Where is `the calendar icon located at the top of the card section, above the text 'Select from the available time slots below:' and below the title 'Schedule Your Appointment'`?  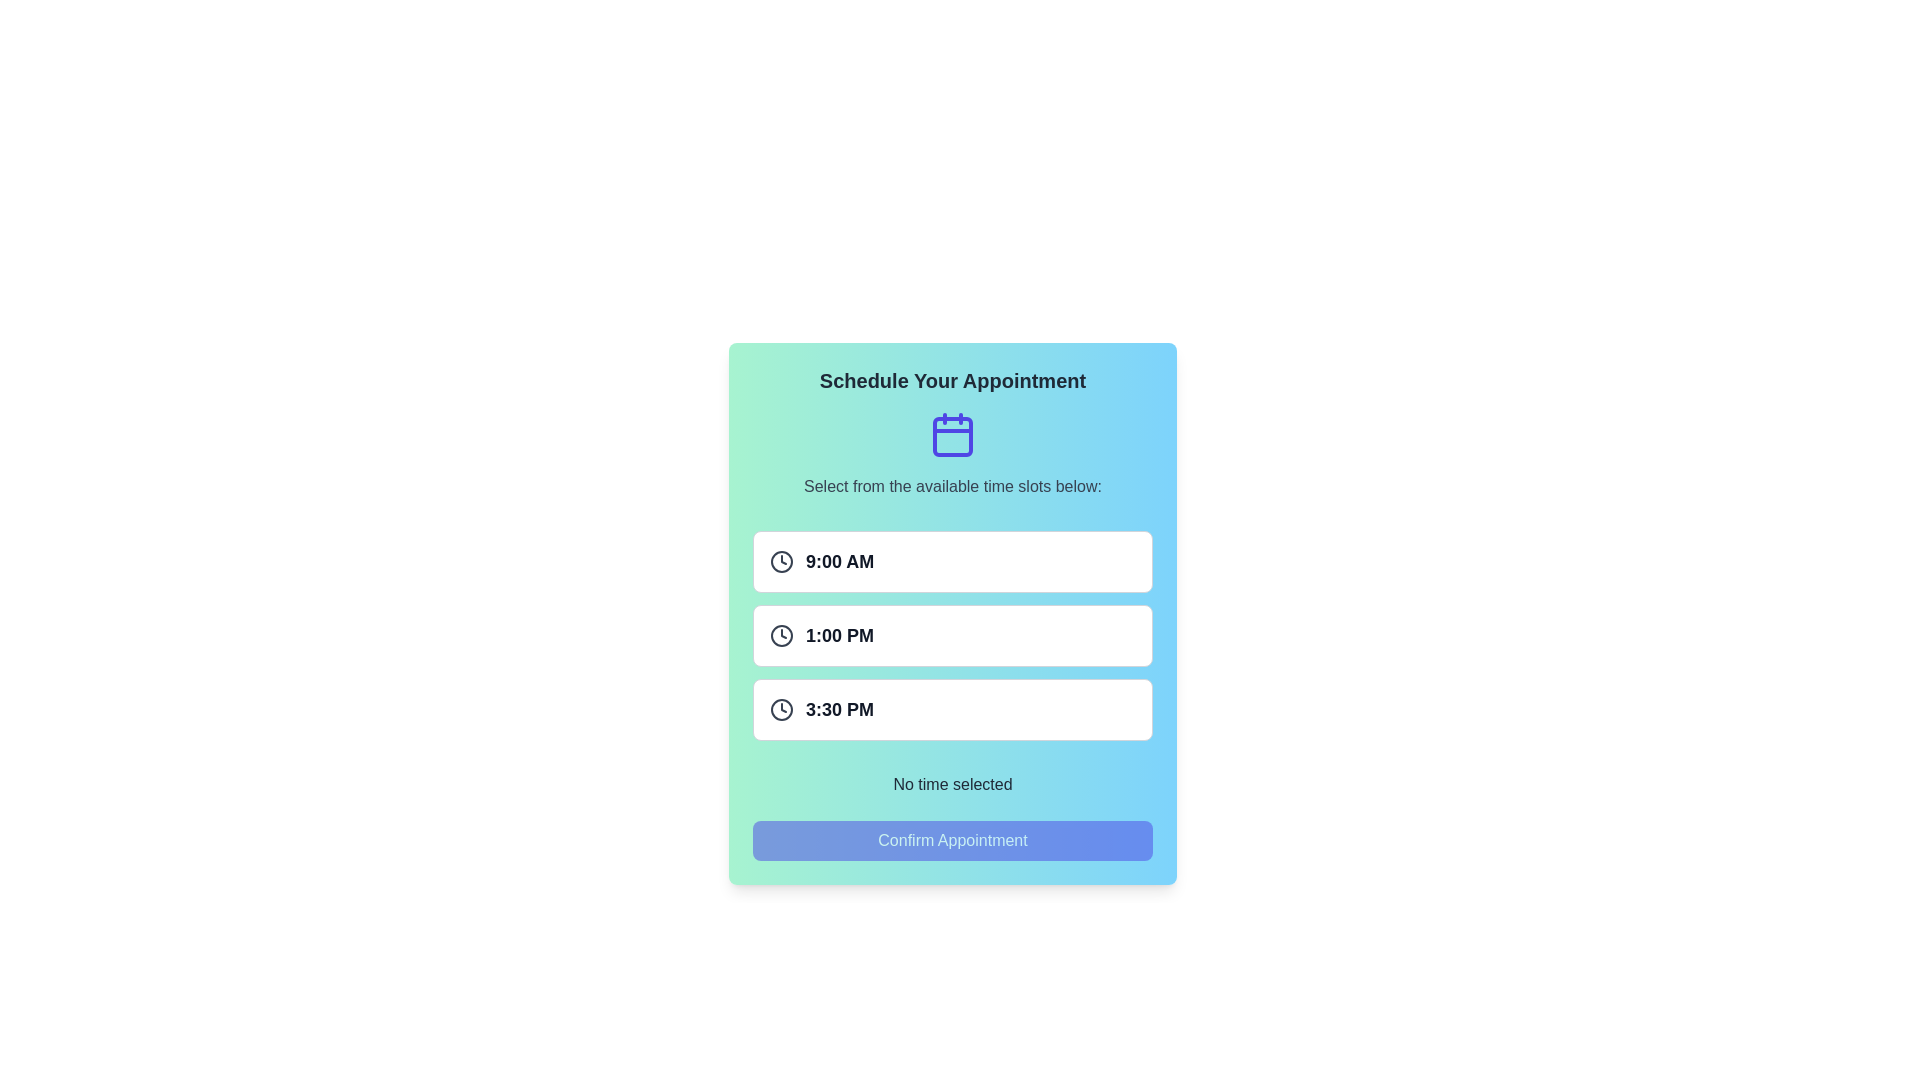
the calendar icon located at the top of the card section, above the text 'Select from the available time slots below:' and below the title 'Schedule Your Appointment' is located at coordinates (952, 434).